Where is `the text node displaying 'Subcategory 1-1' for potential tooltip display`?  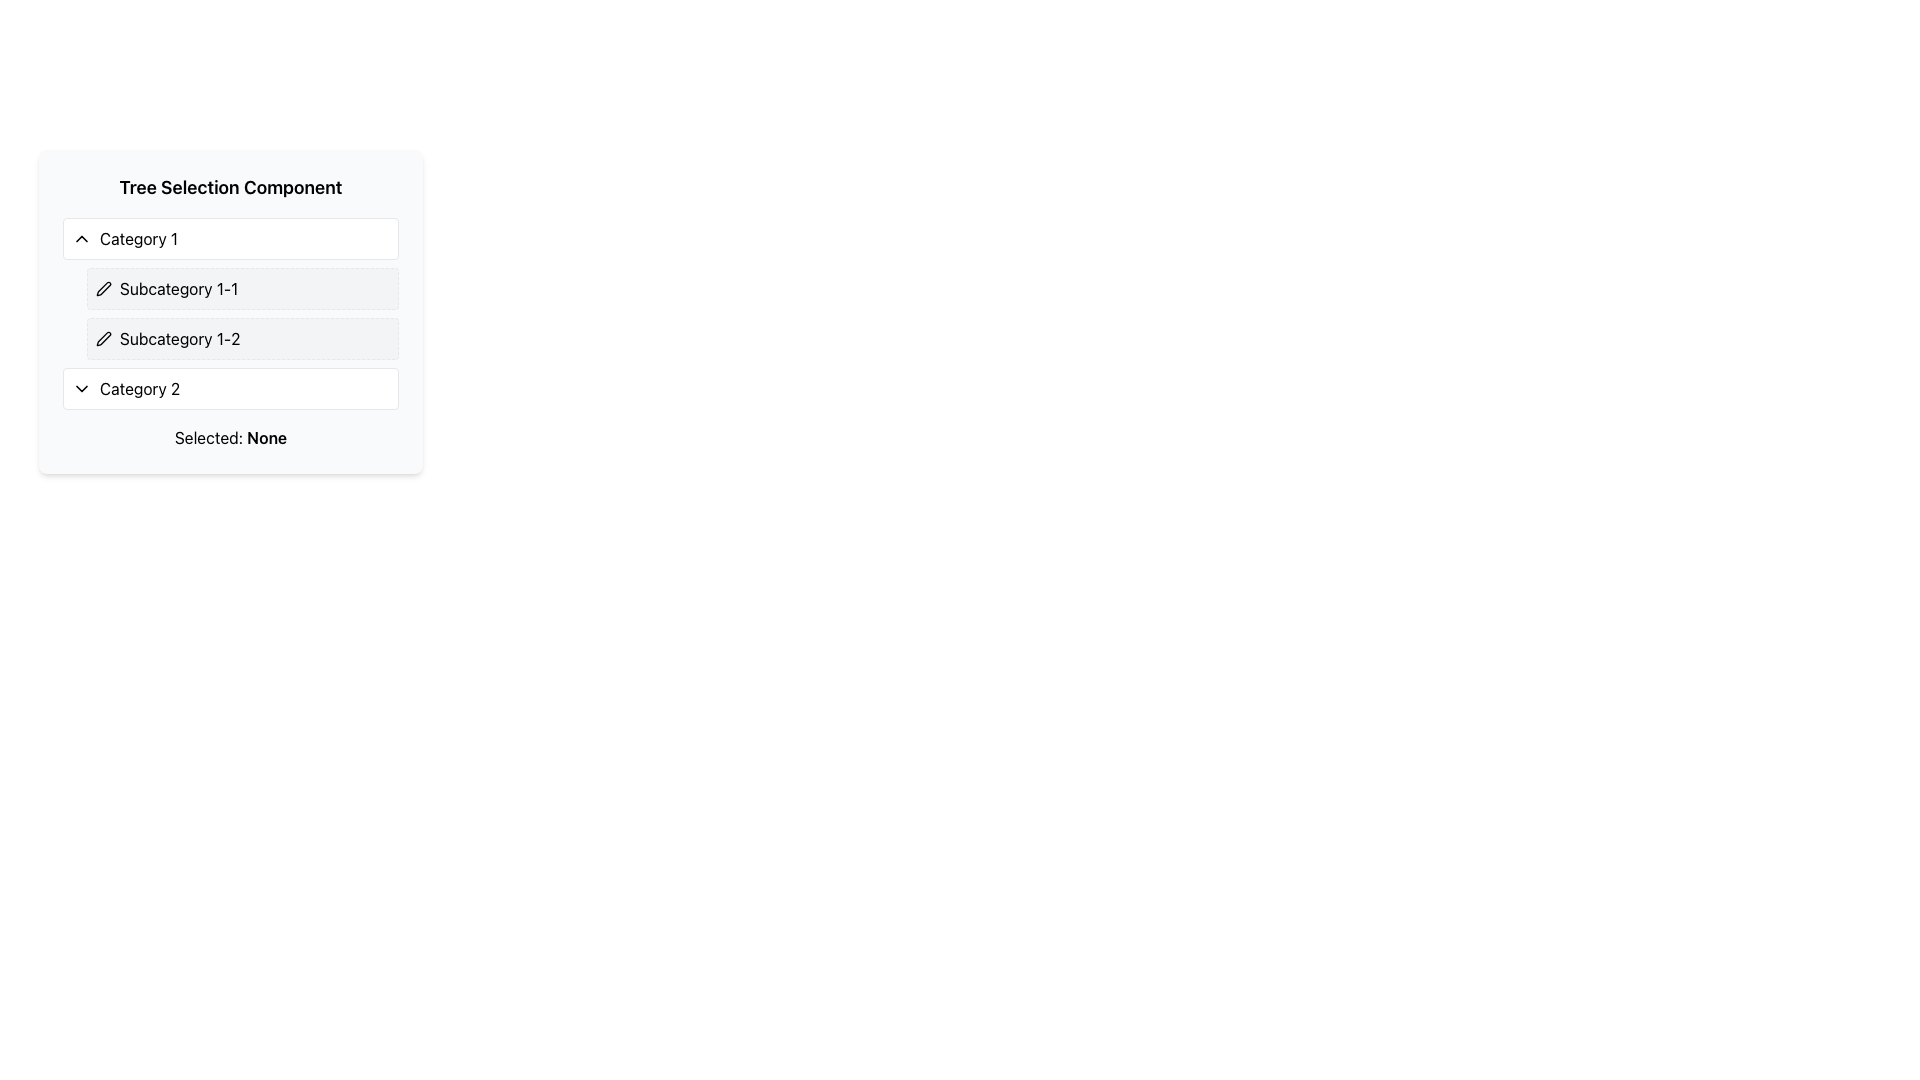 the text node displaying 'Subcategory 1-1' for potential tooltip display is located at coordinates (179, 289).